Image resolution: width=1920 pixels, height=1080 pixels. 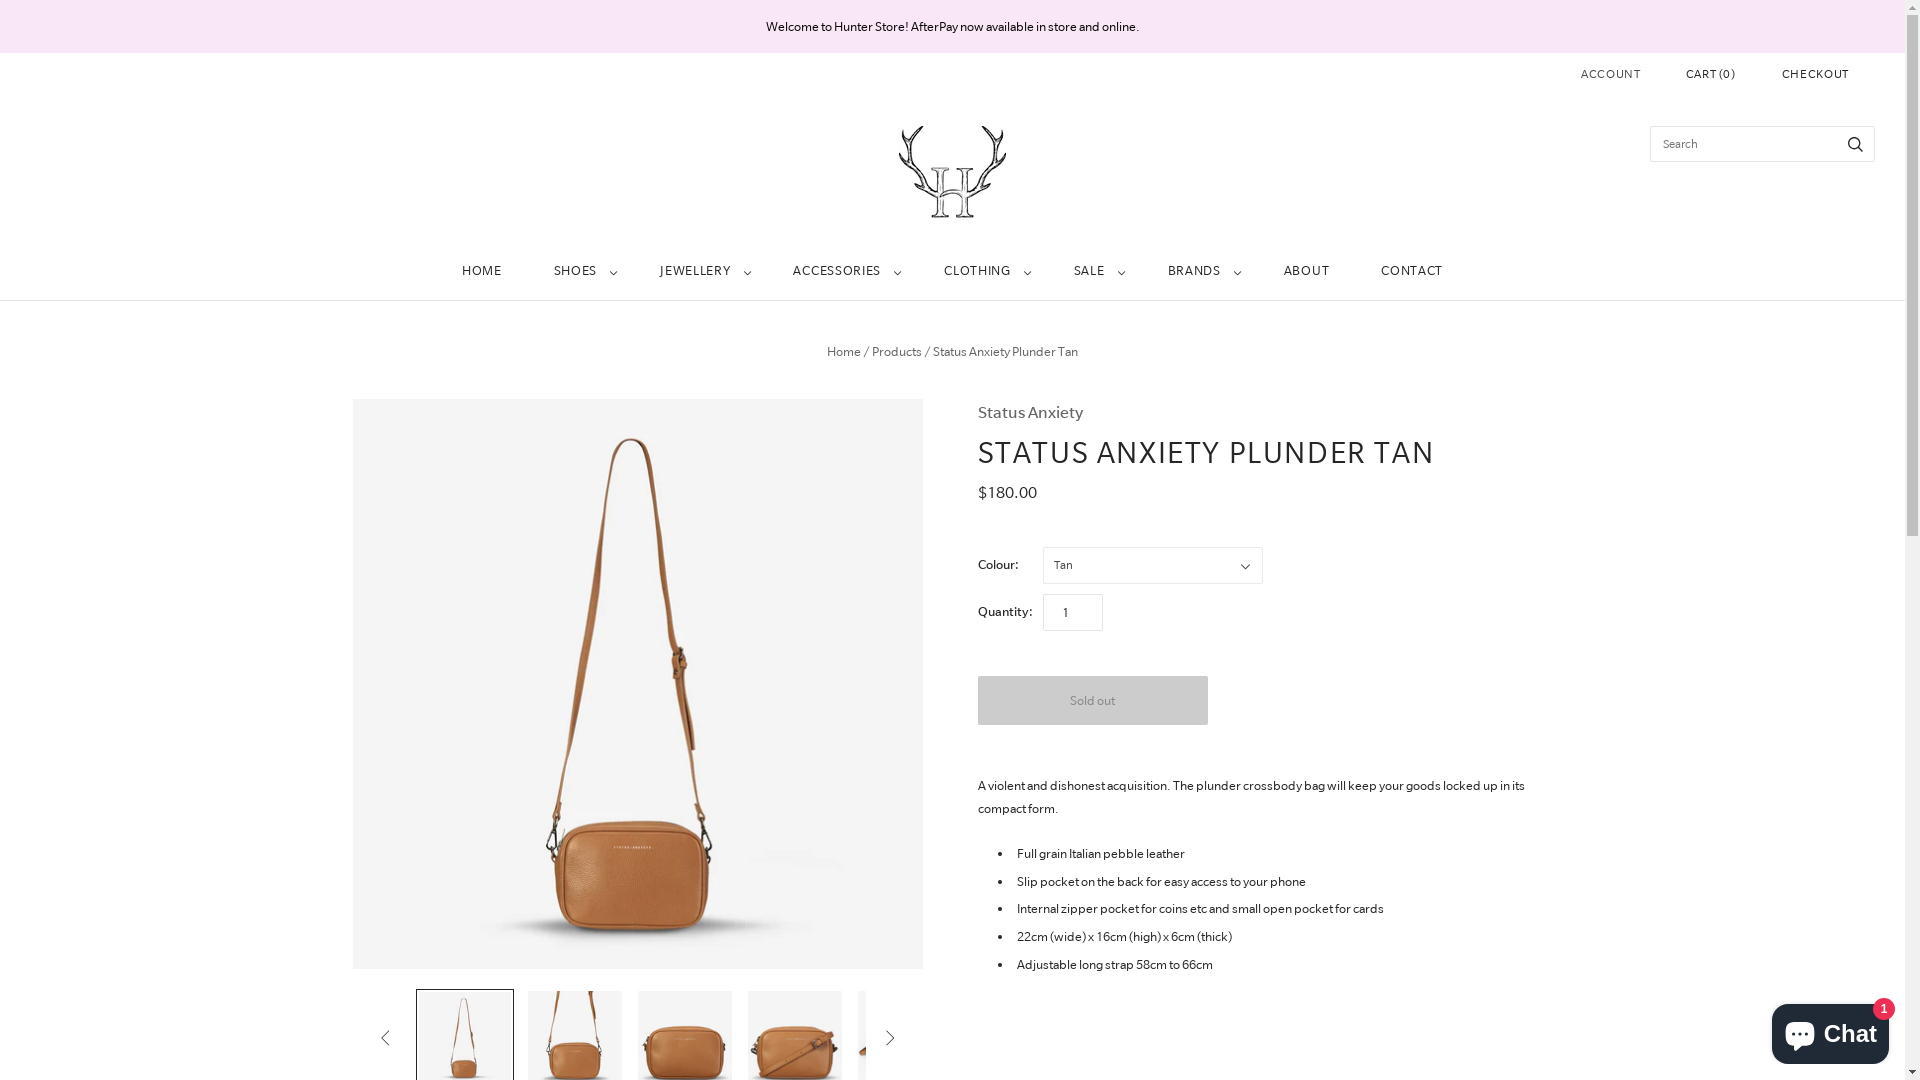 What do you see at coordinates (1684, 73) in the screenshot?
I see `'CART (0)'` at bounding box center [1684, 73].